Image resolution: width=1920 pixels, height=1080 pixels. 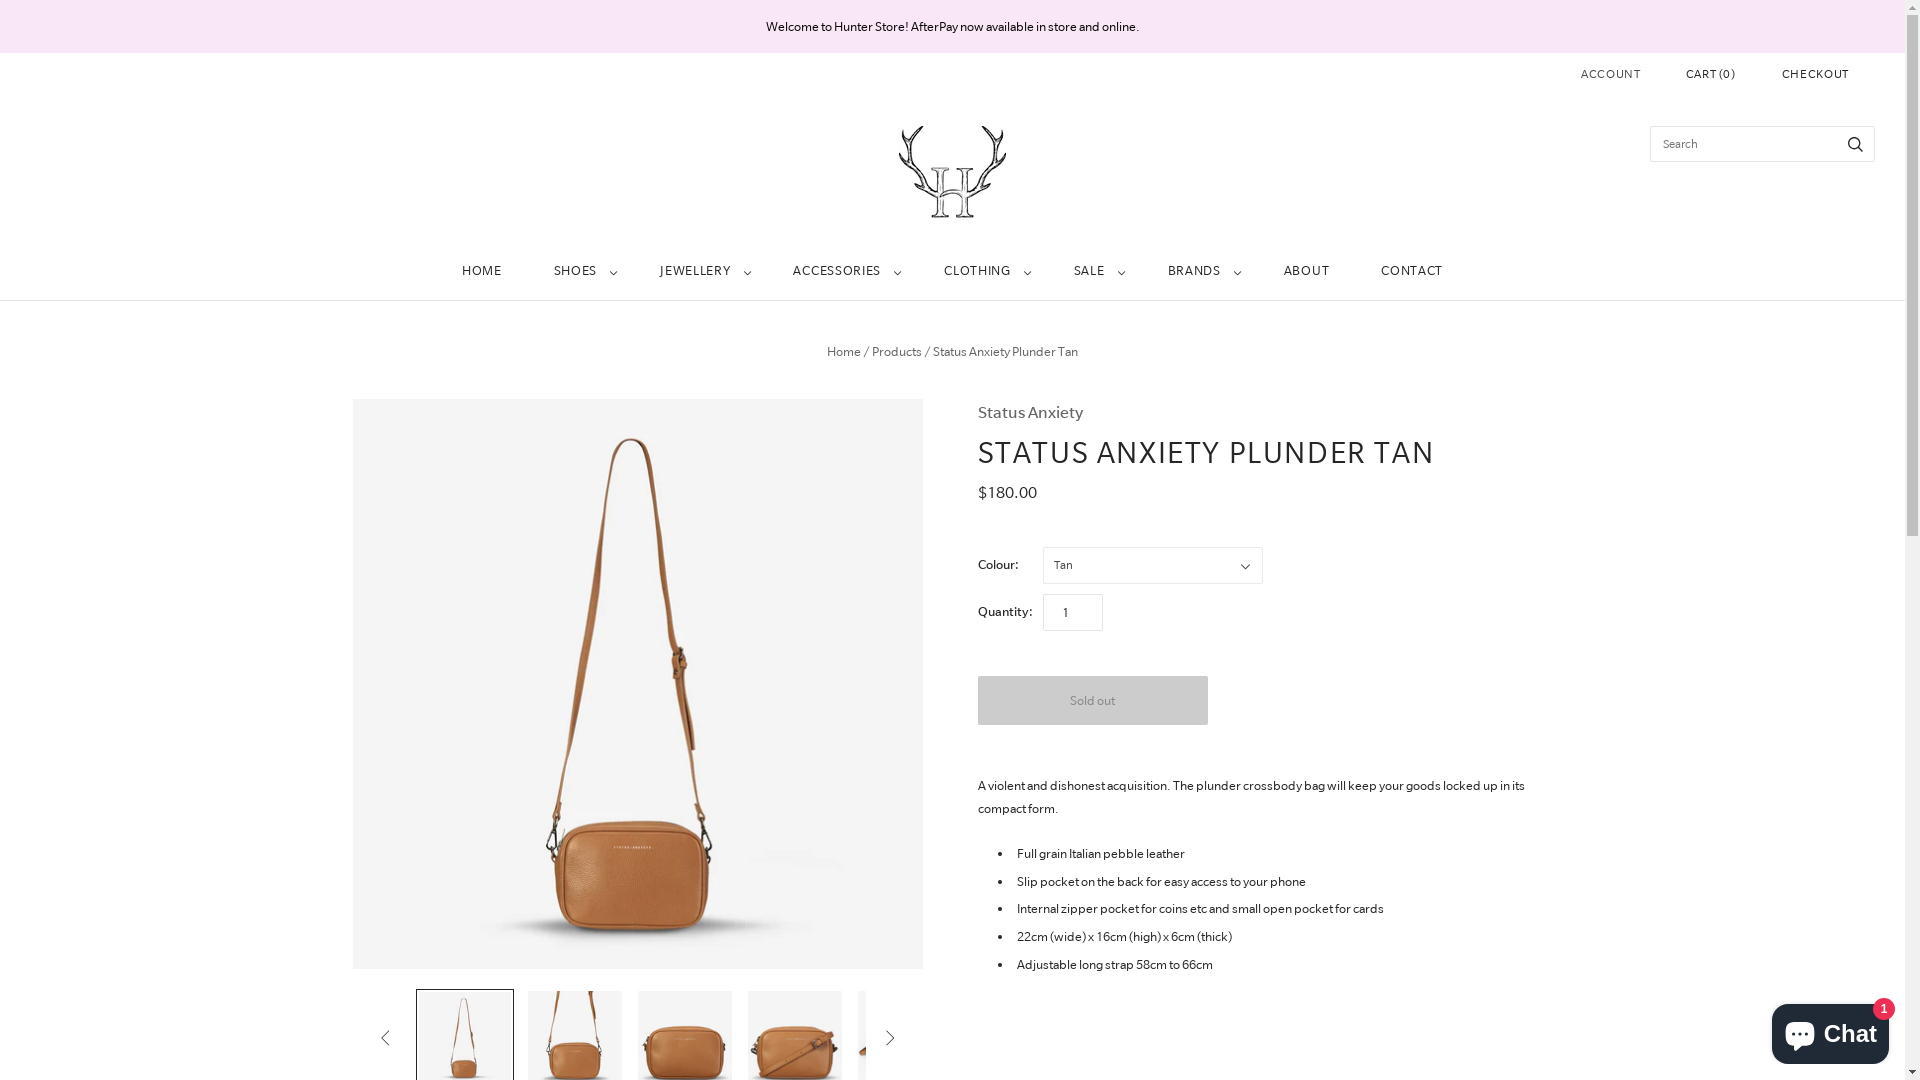 What do you see at coordinates (1684, 73) in the screenshot?
I see `'CART (0)'` at bounding box center [1684, 73].